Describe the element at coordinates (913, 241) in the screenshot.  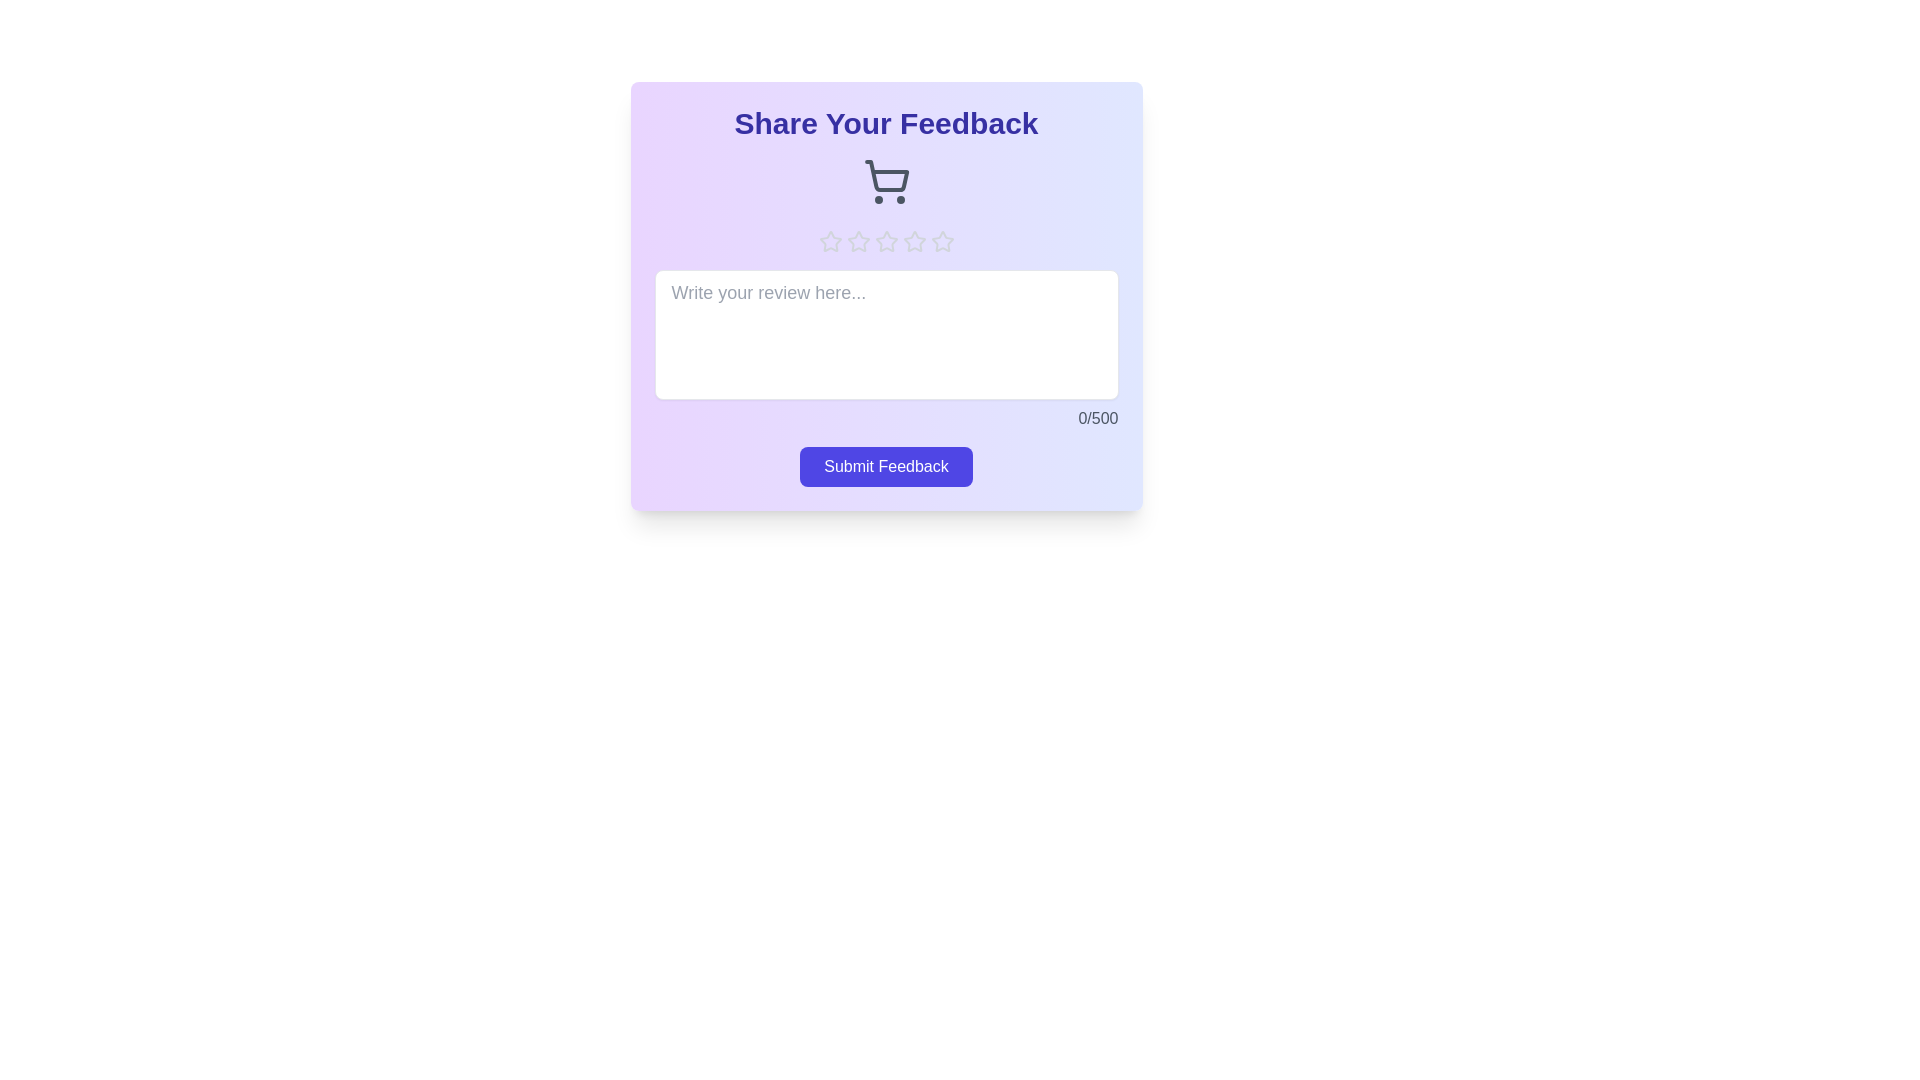
I see `the star corresponding to the rating 4` at that location.